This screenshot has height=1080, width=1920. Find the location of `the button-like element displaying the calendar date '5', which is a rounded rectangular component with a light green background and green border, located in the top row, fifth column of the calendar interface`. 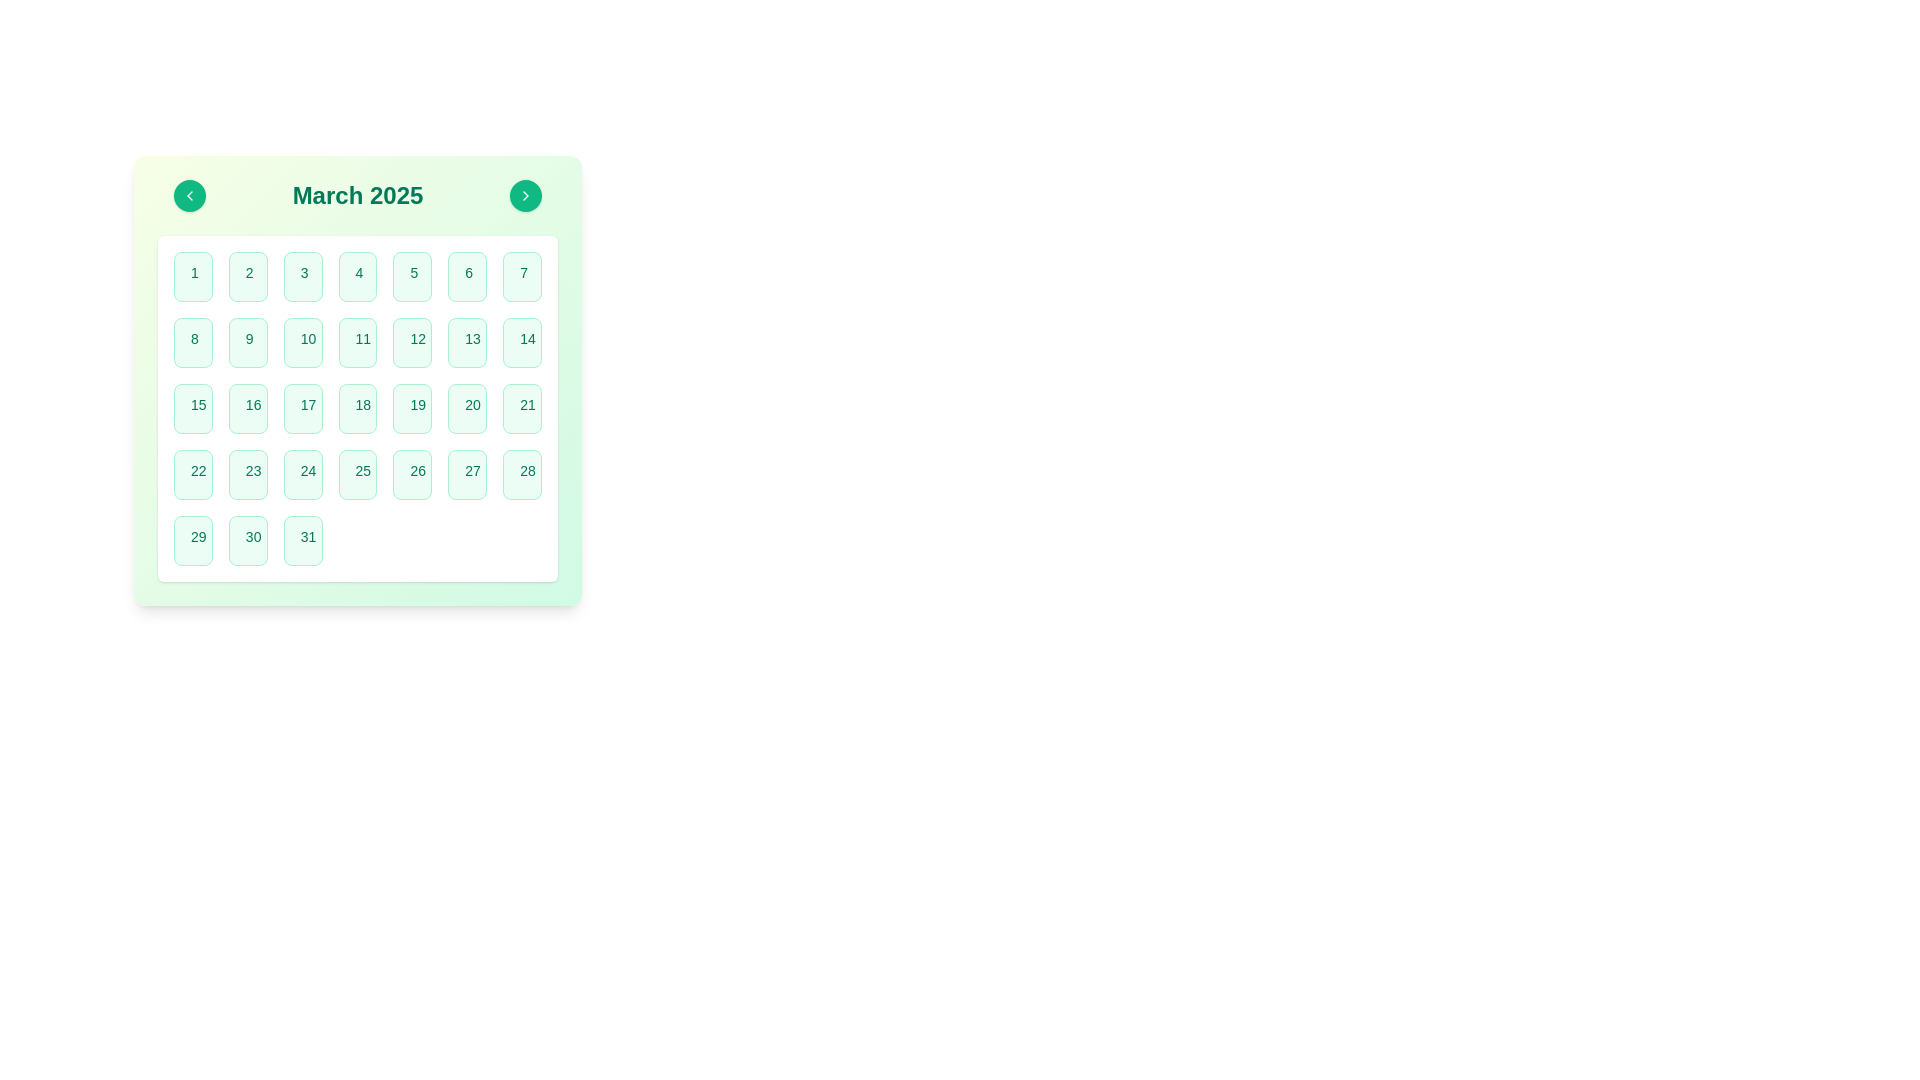

the button-like element displaying the calendar date '5', which is a rounded rectangular component with a light green background and green border, located in the top row, fifth column of the calendar interface is located at coordinates (411, 277).